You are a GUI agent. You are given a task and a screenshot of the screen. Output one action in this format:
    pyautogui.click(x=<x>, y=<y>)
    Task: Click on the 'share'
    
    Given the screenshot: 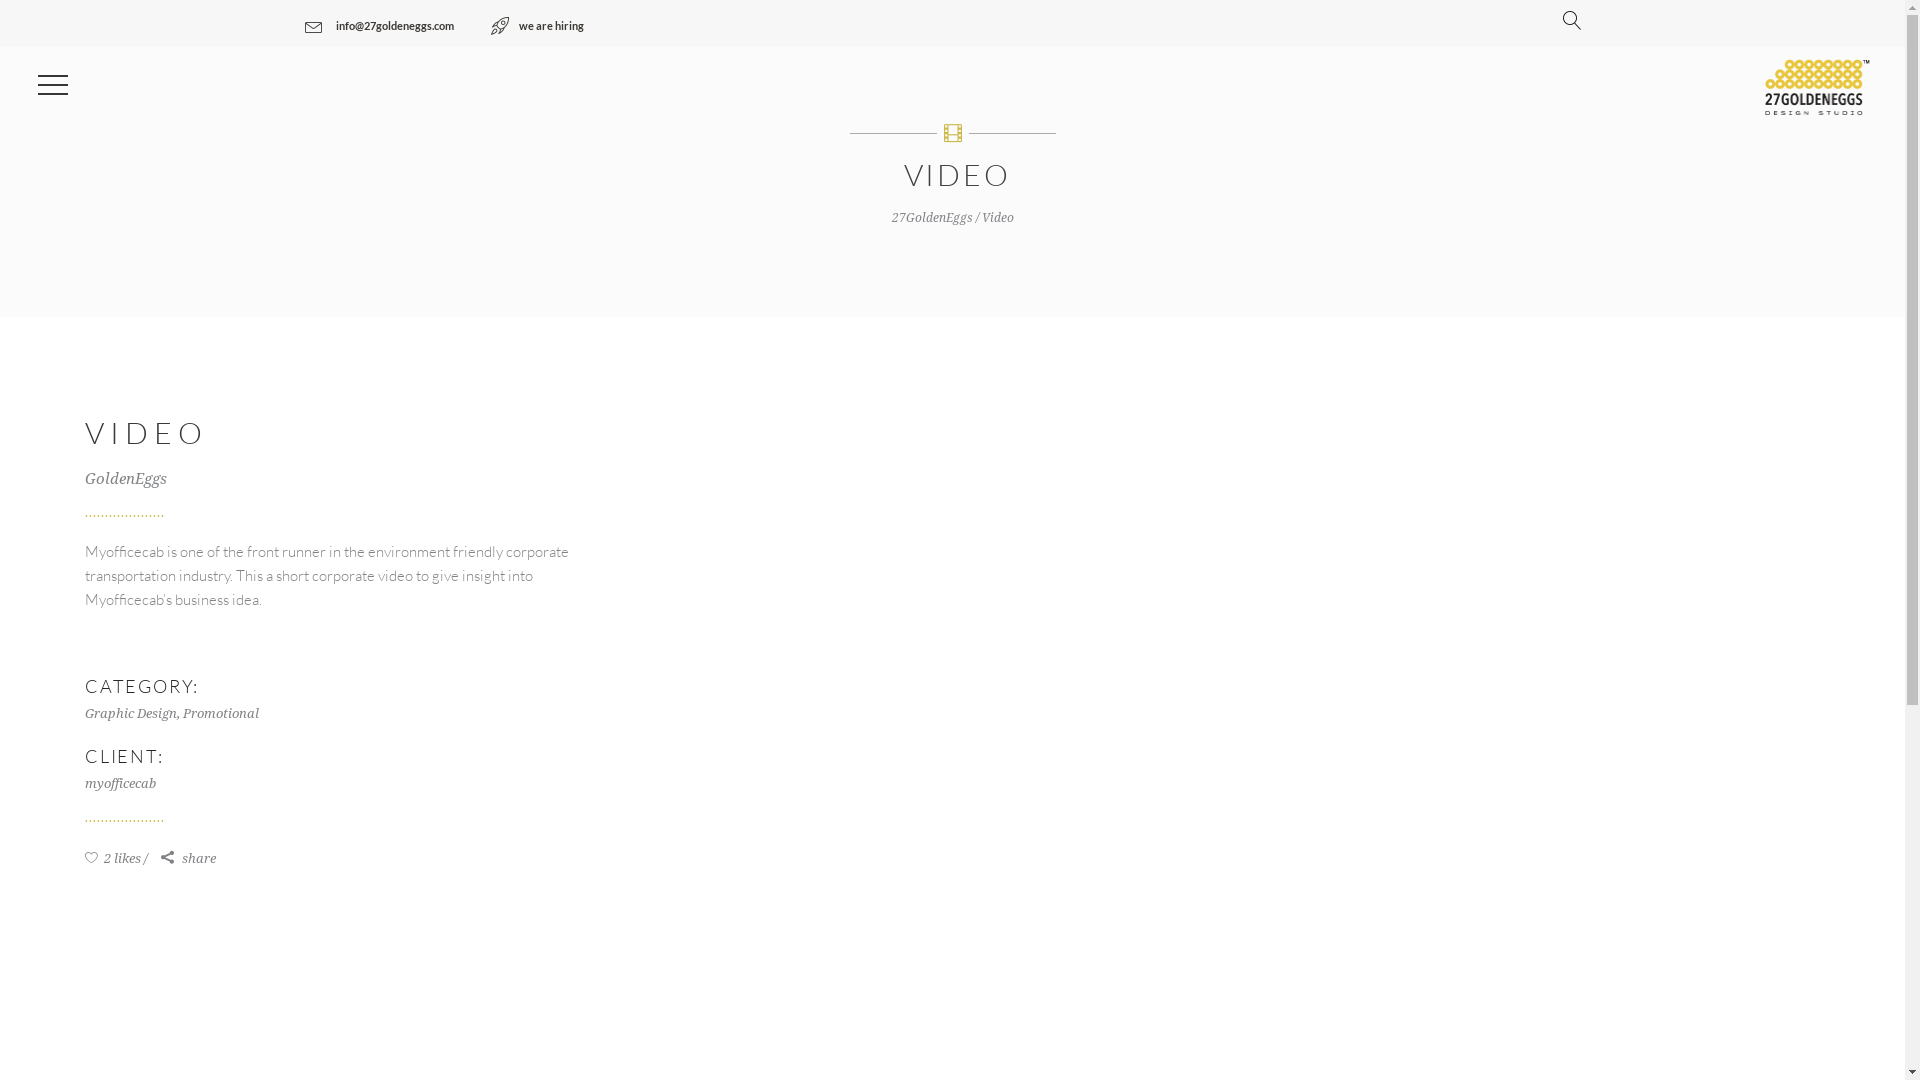 What is the action you would take?
    pyautogui.click(x=161, y=858)
    